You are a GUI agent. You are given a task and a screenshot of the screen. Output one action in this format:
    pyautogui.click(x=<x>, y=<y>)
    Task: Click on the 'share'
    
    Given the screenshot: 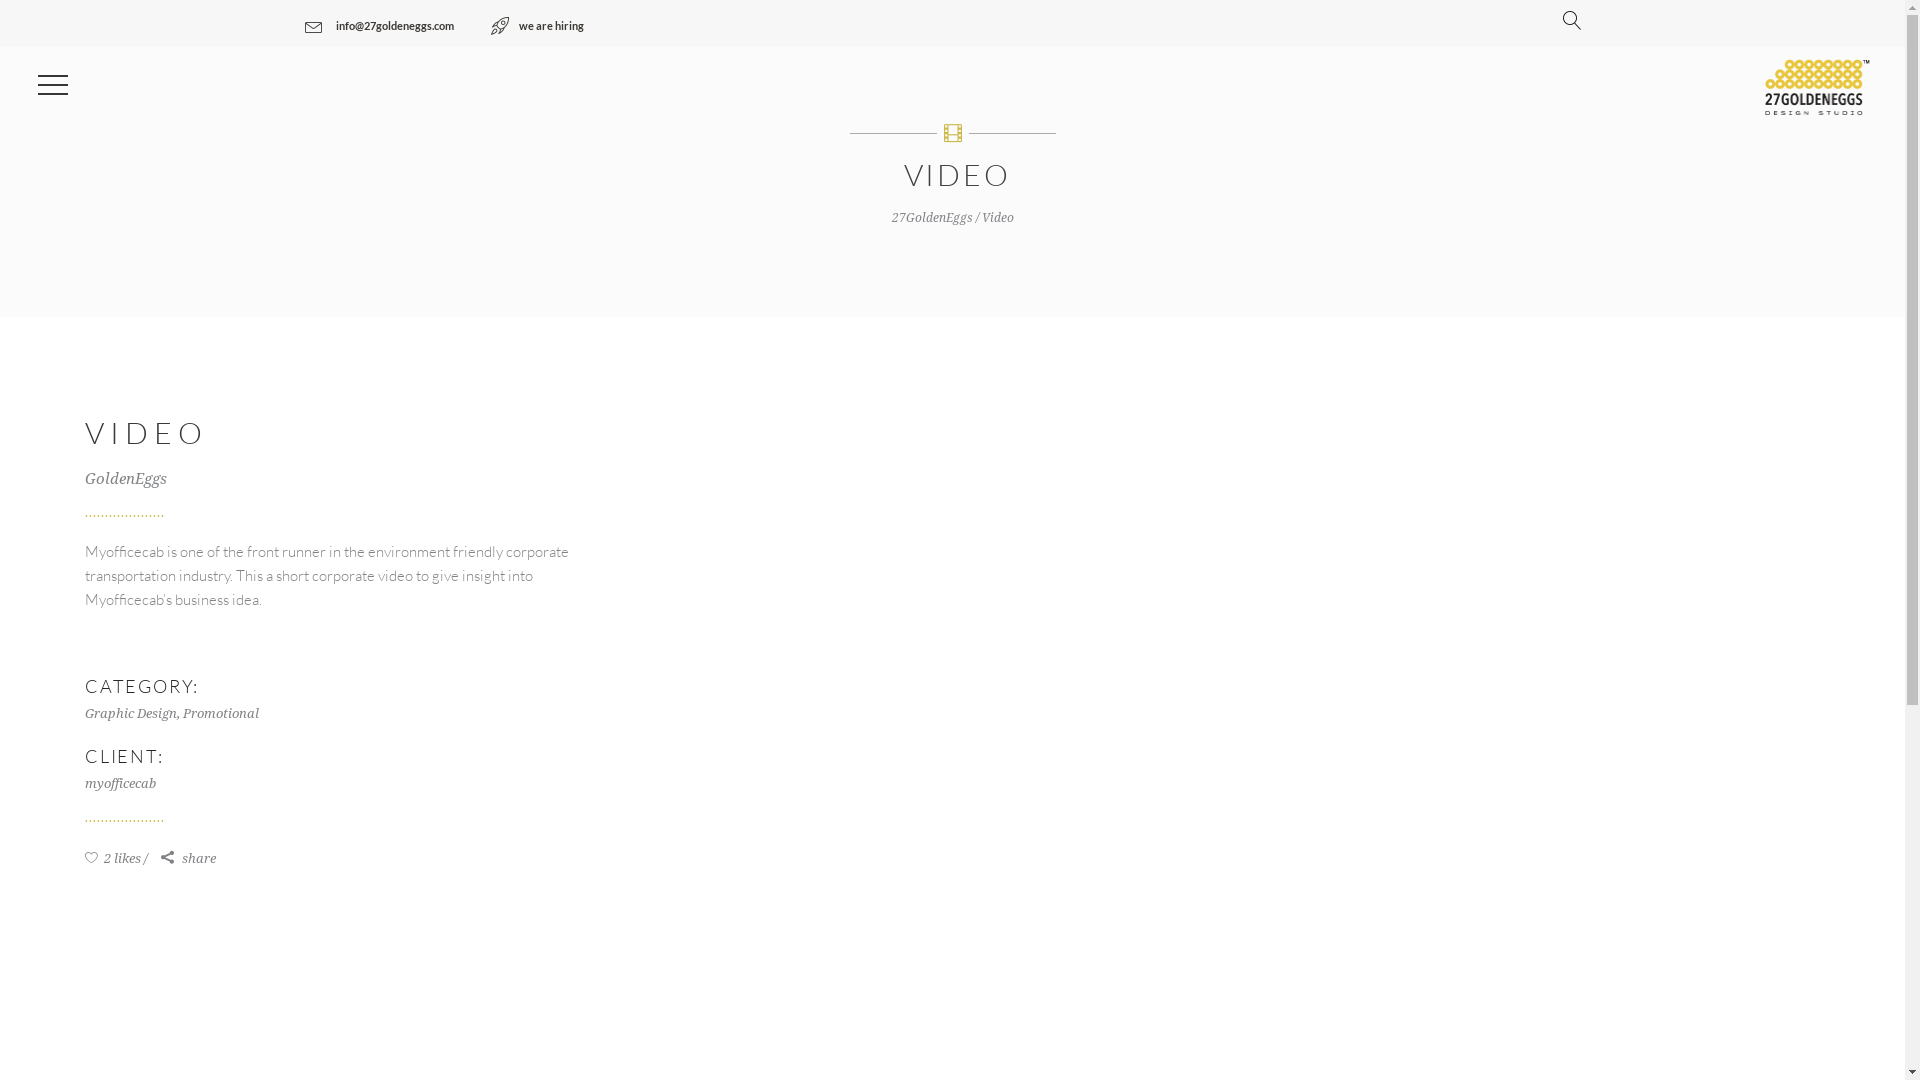 What is the action you would take?
    pyautogui.click(x=161, y=858)
    